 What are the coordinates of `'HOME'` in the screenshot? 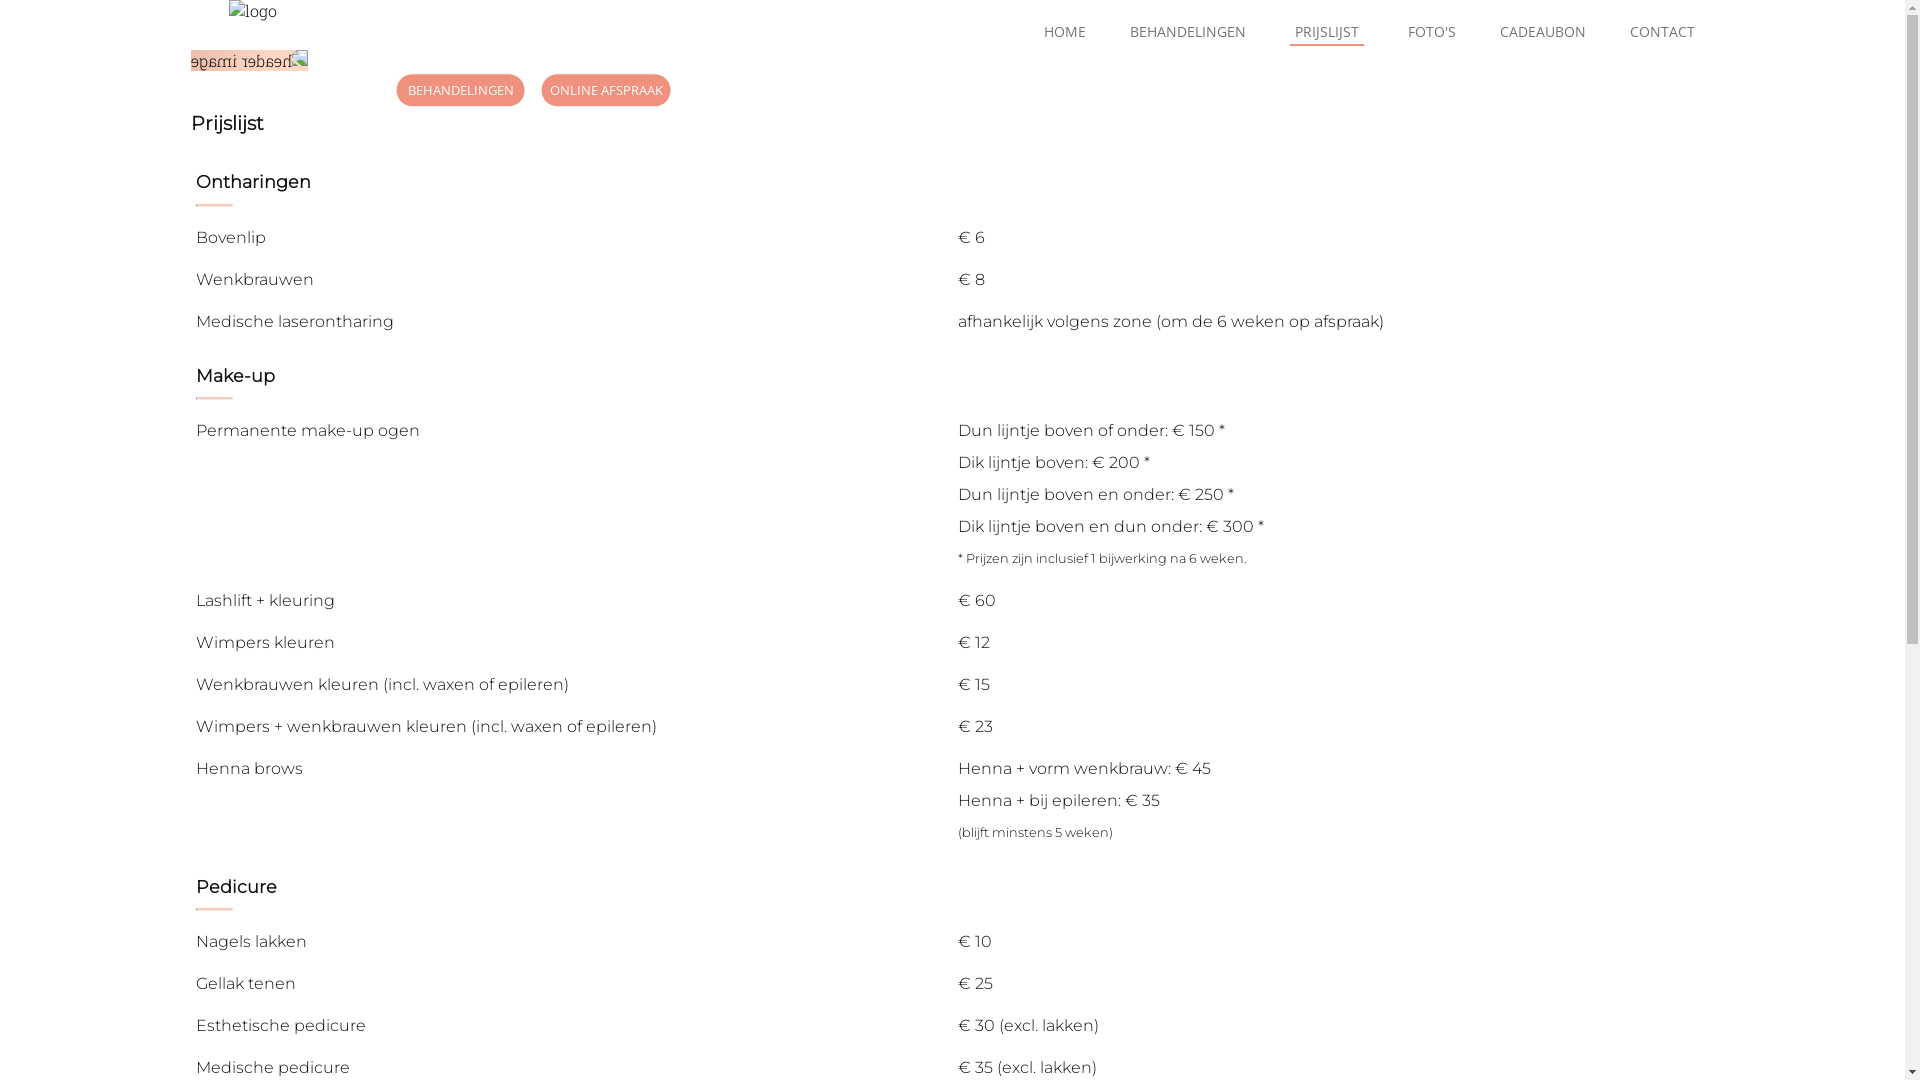 It's located at (1042, 31).